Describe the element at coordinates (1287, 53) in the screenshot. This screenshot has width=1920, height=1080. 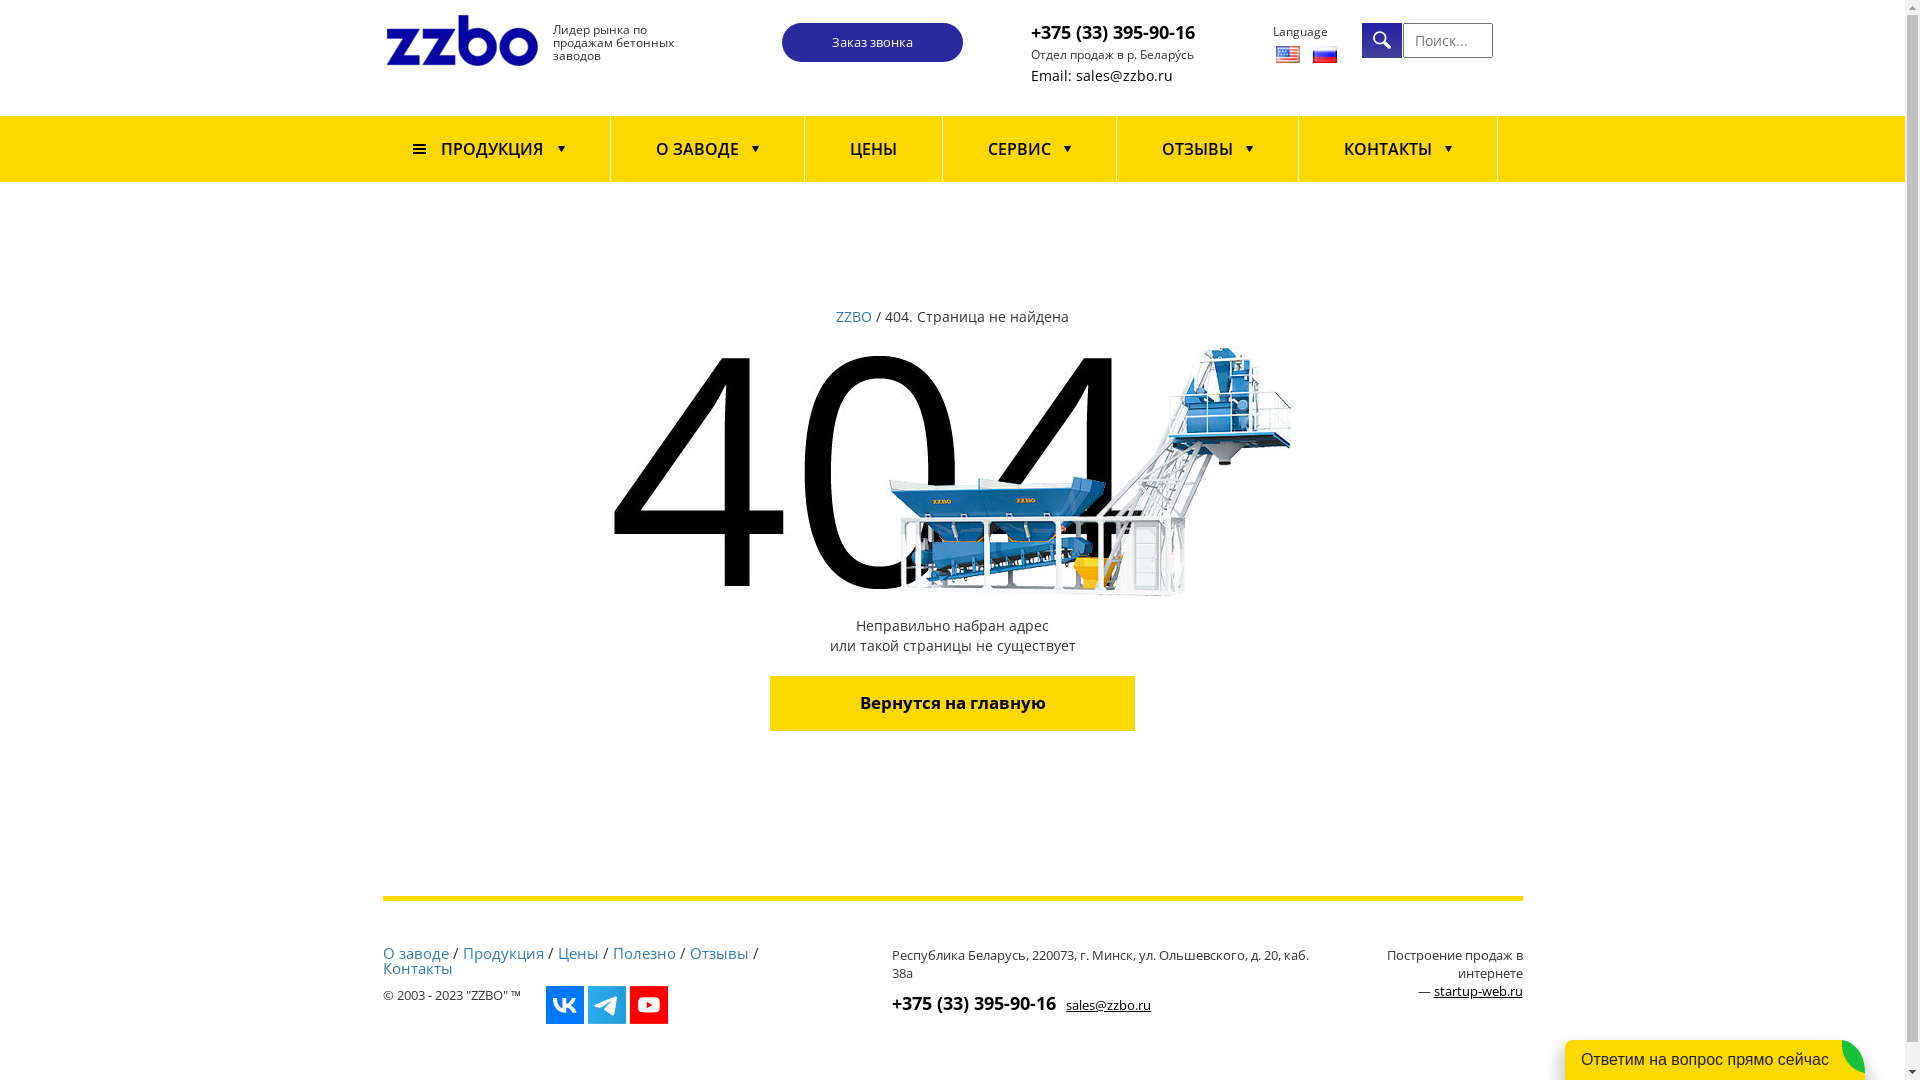
I see `'English'` at that location.